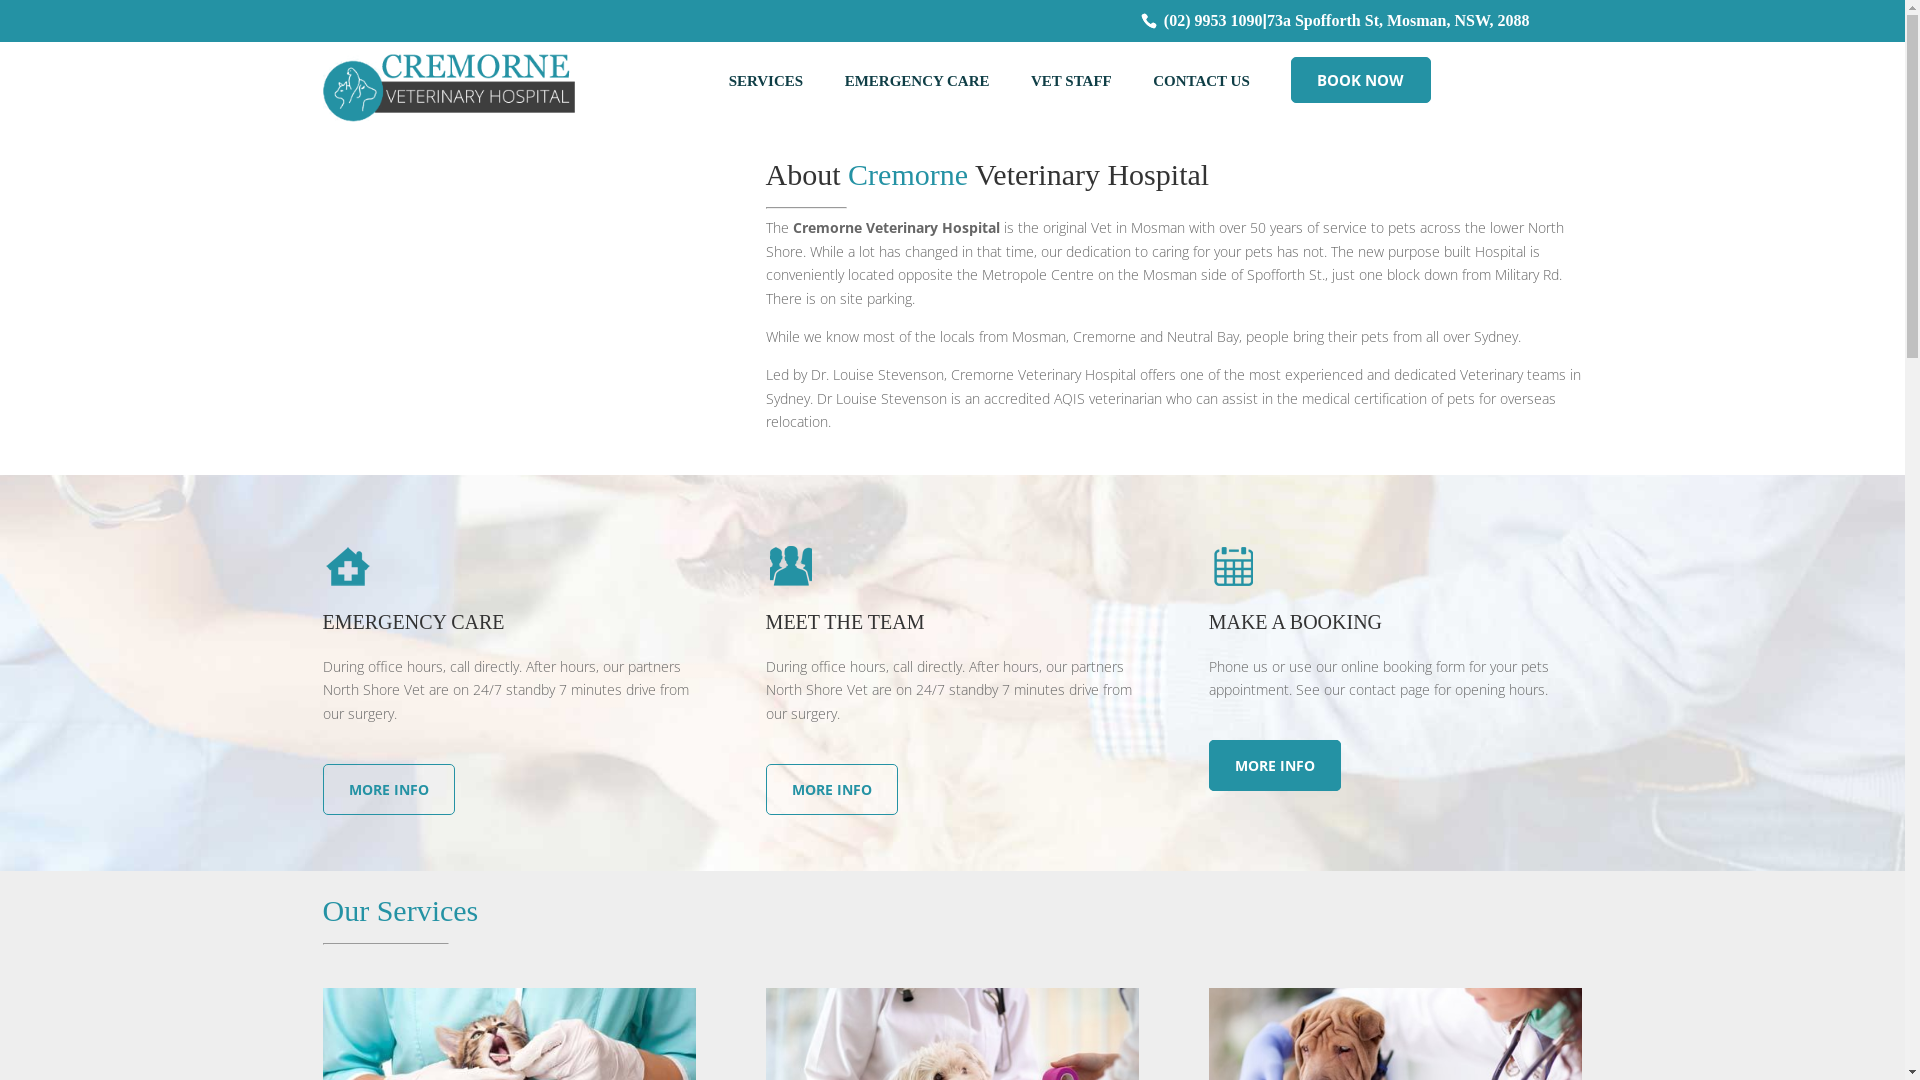 The image size is (1920, 1080). What do you see at coordinates (1397, 20) in the screenshot?
I see `'73a Spofforth St, Mosman, NSW, 2088'` at bounding box center [1397, 20].